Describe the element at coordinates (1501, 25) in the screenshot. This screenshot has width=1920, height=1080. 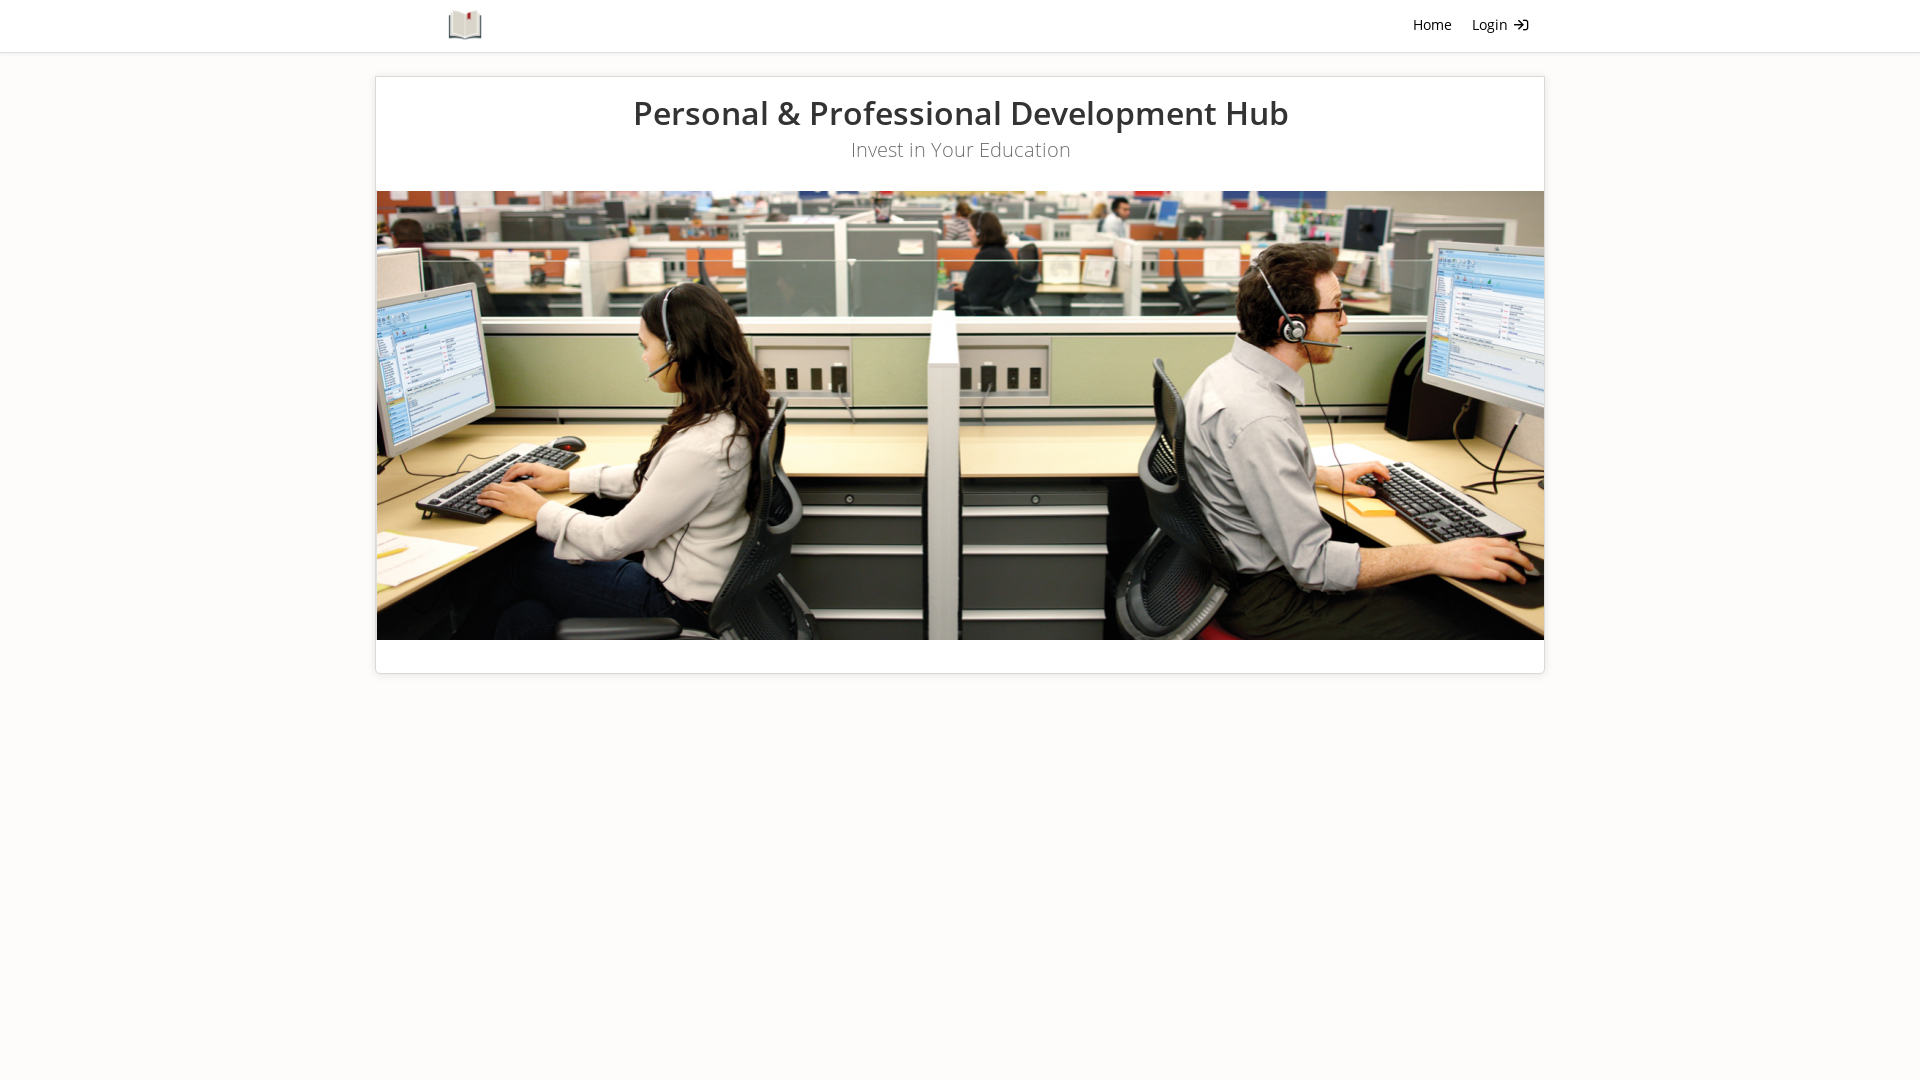
I see `'Login '` at that location.